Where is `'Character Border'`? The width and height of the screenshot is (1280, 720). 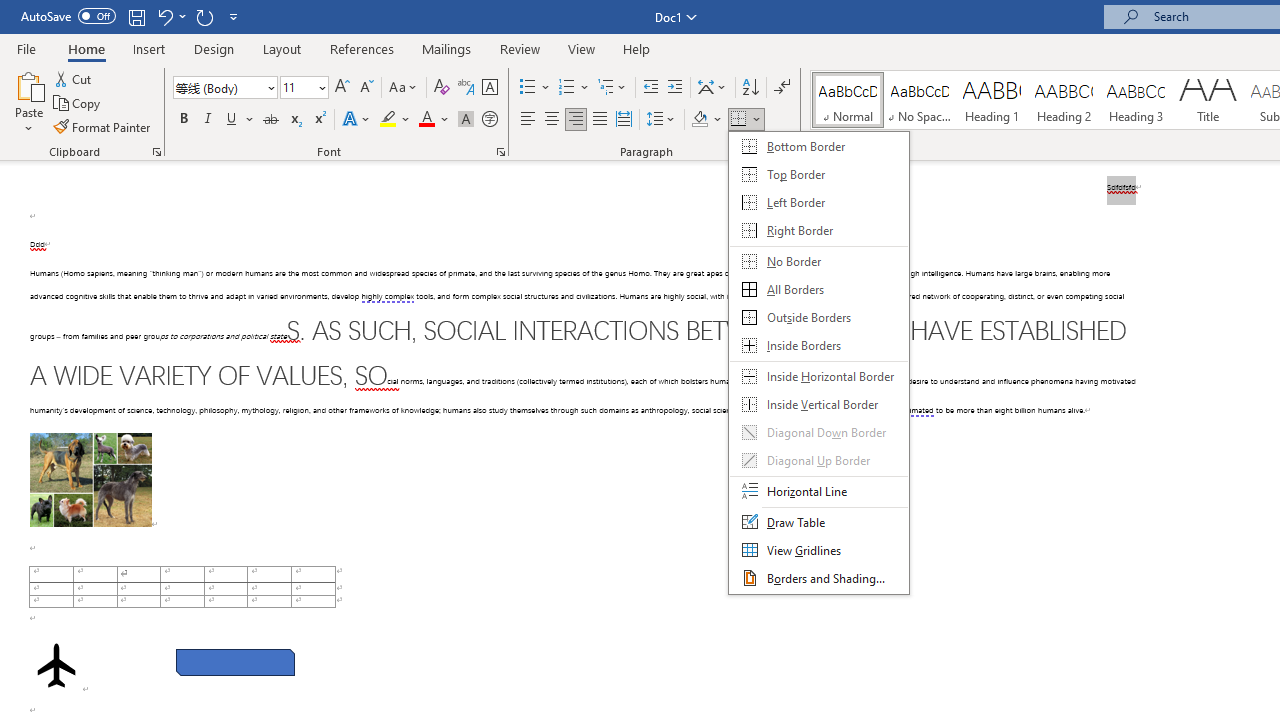
'Character Border' is located at coordinates (489, 86).